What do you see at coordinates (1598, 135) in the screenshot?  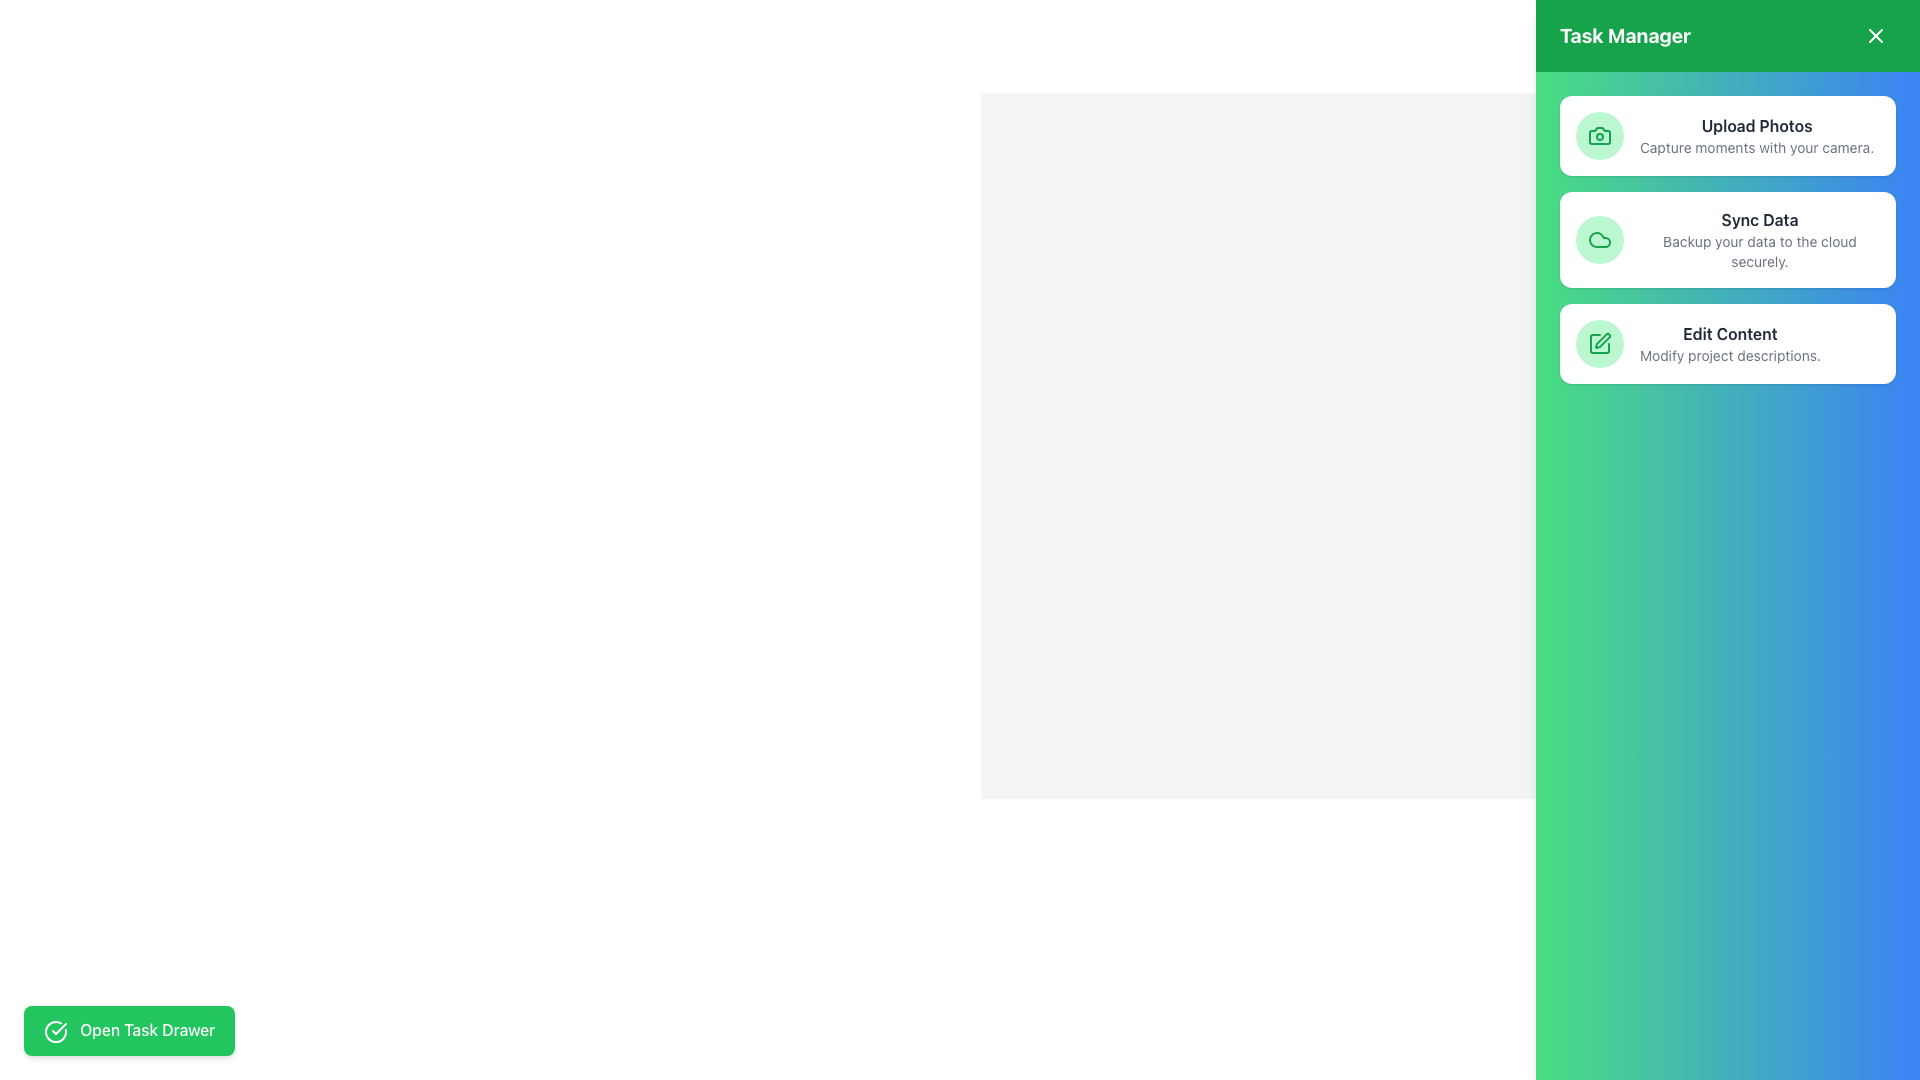 I see `the camera icon outlined in green within the circular green background, which is part of the 'Upload Photos' button in the 'Task Manager' panel` at bounding box center [1598, 135].